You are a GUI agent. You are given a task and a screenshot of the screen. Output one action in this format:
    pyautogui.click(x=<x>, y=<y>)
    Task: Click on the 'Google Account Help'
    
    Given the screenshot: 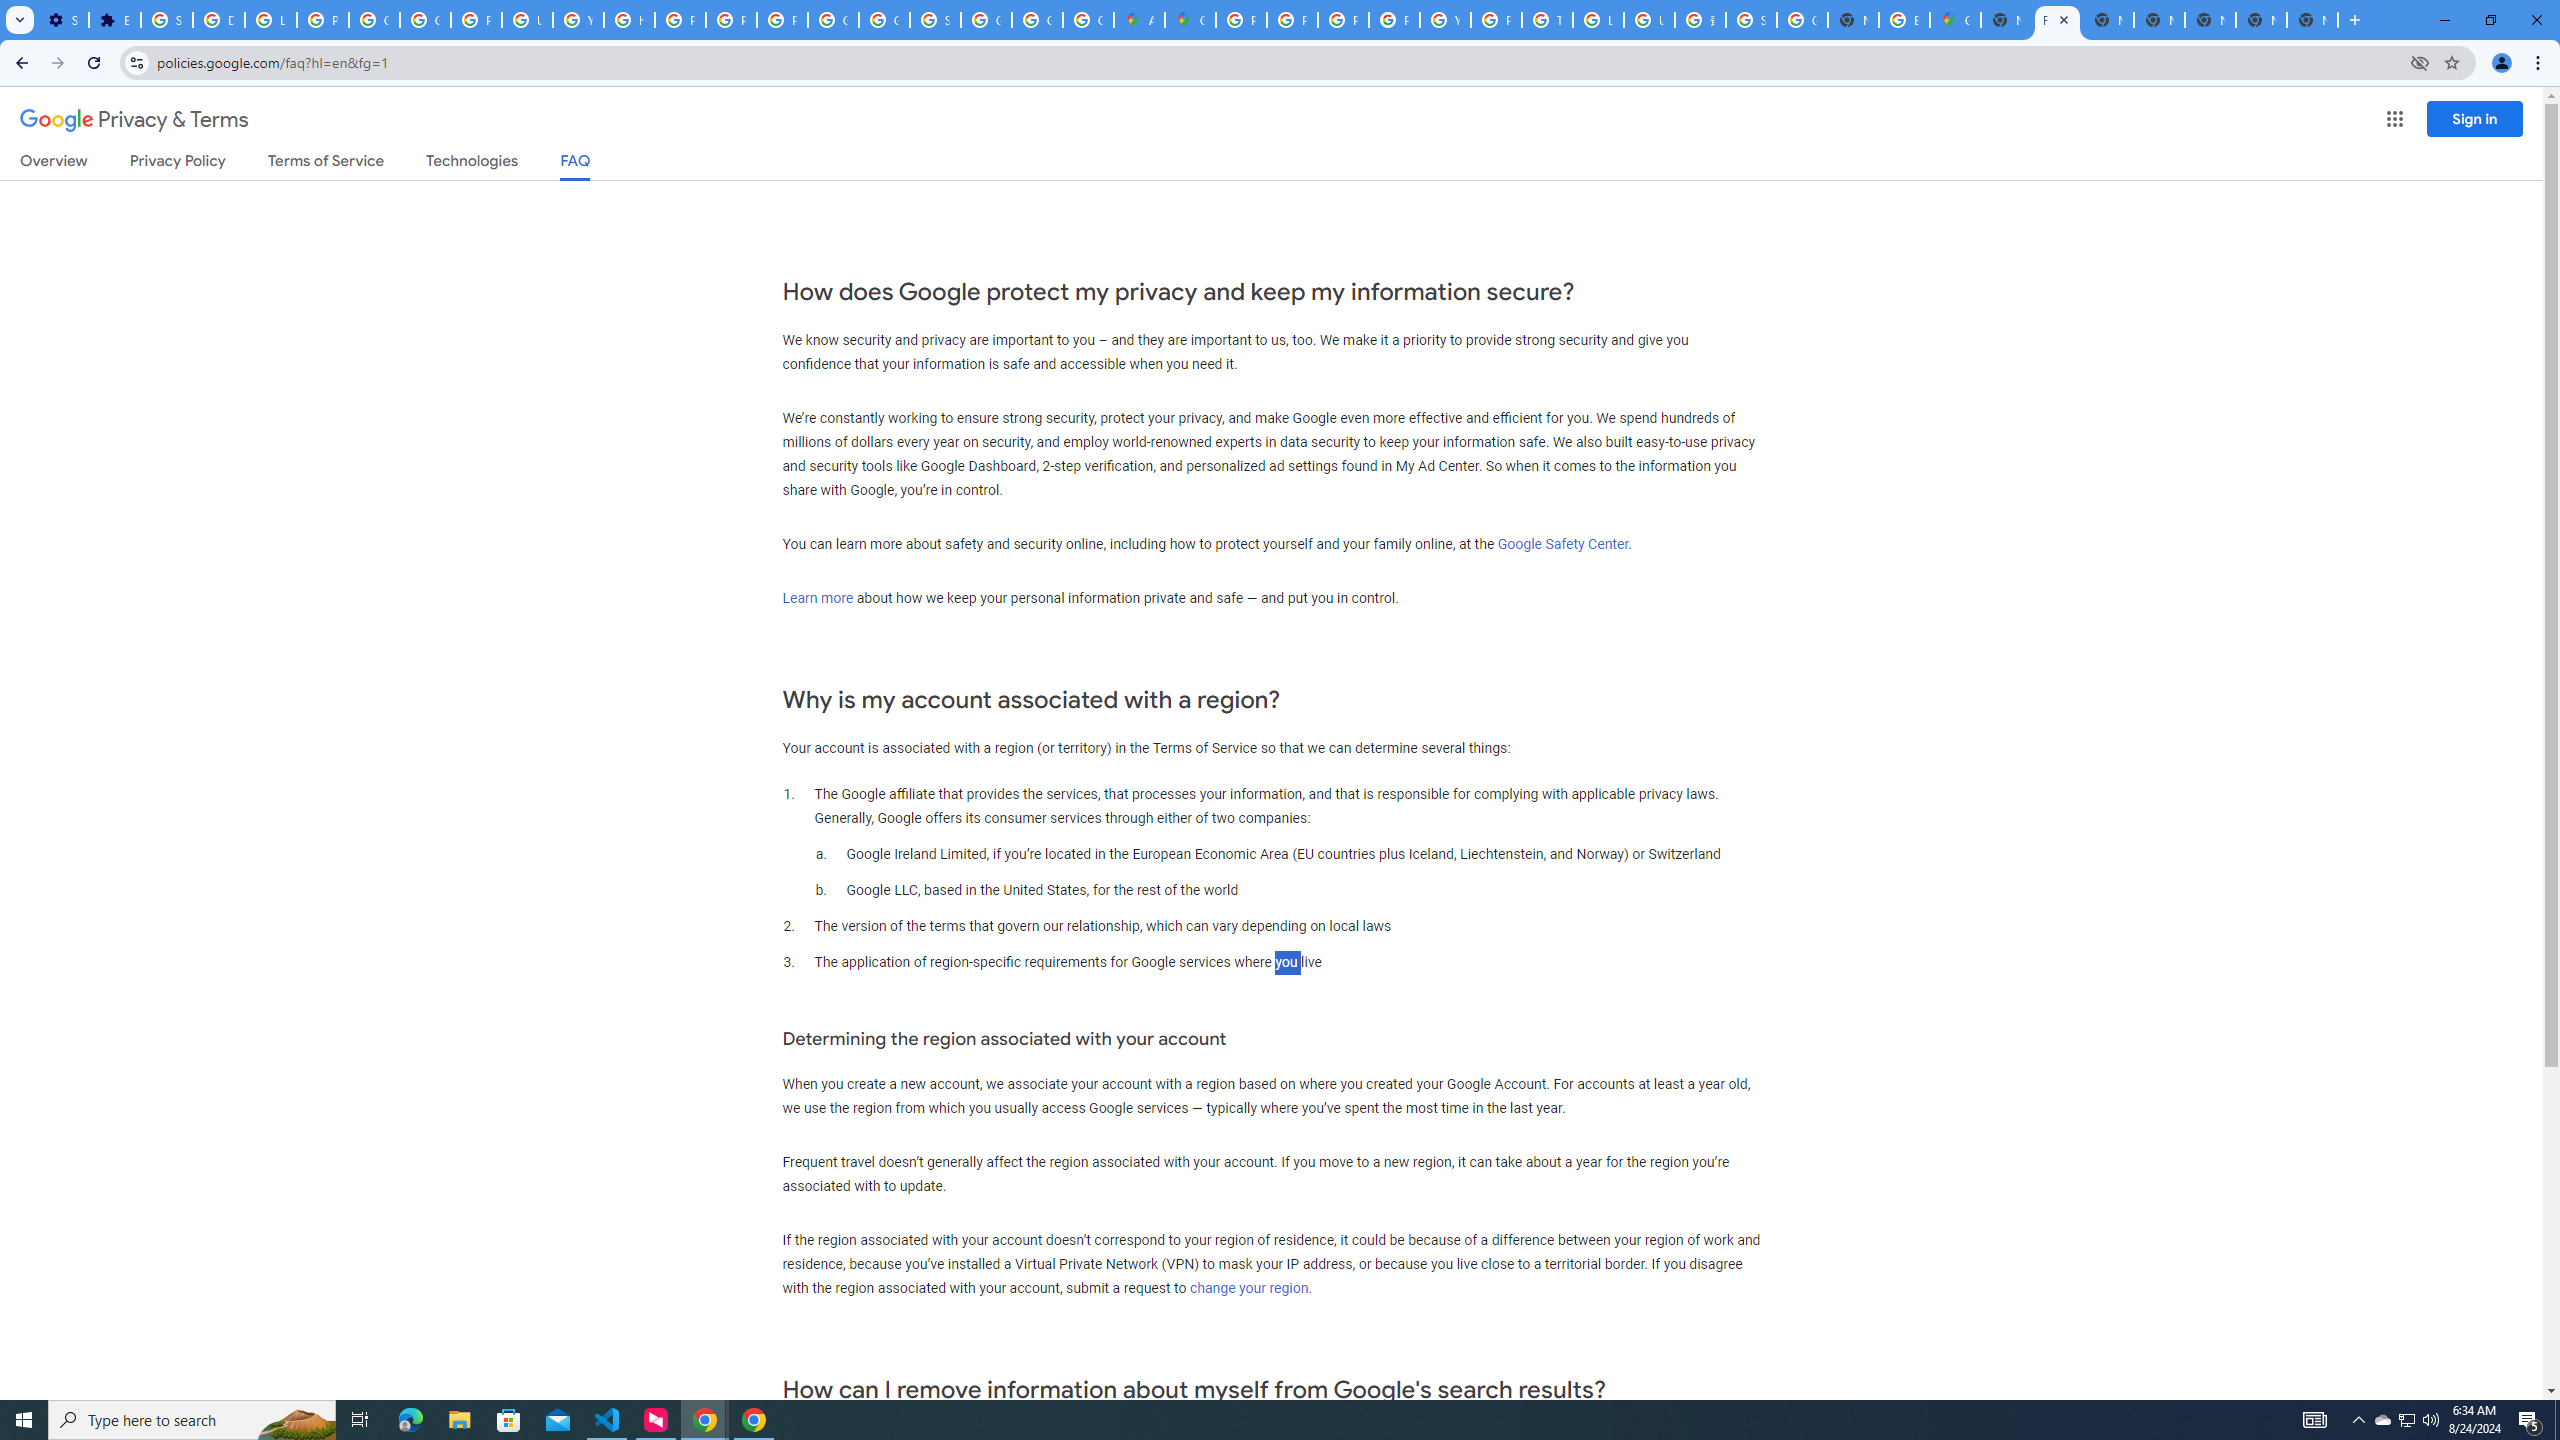 What is the action you would take?
    pyautogui.click(x=375, y=19)
    